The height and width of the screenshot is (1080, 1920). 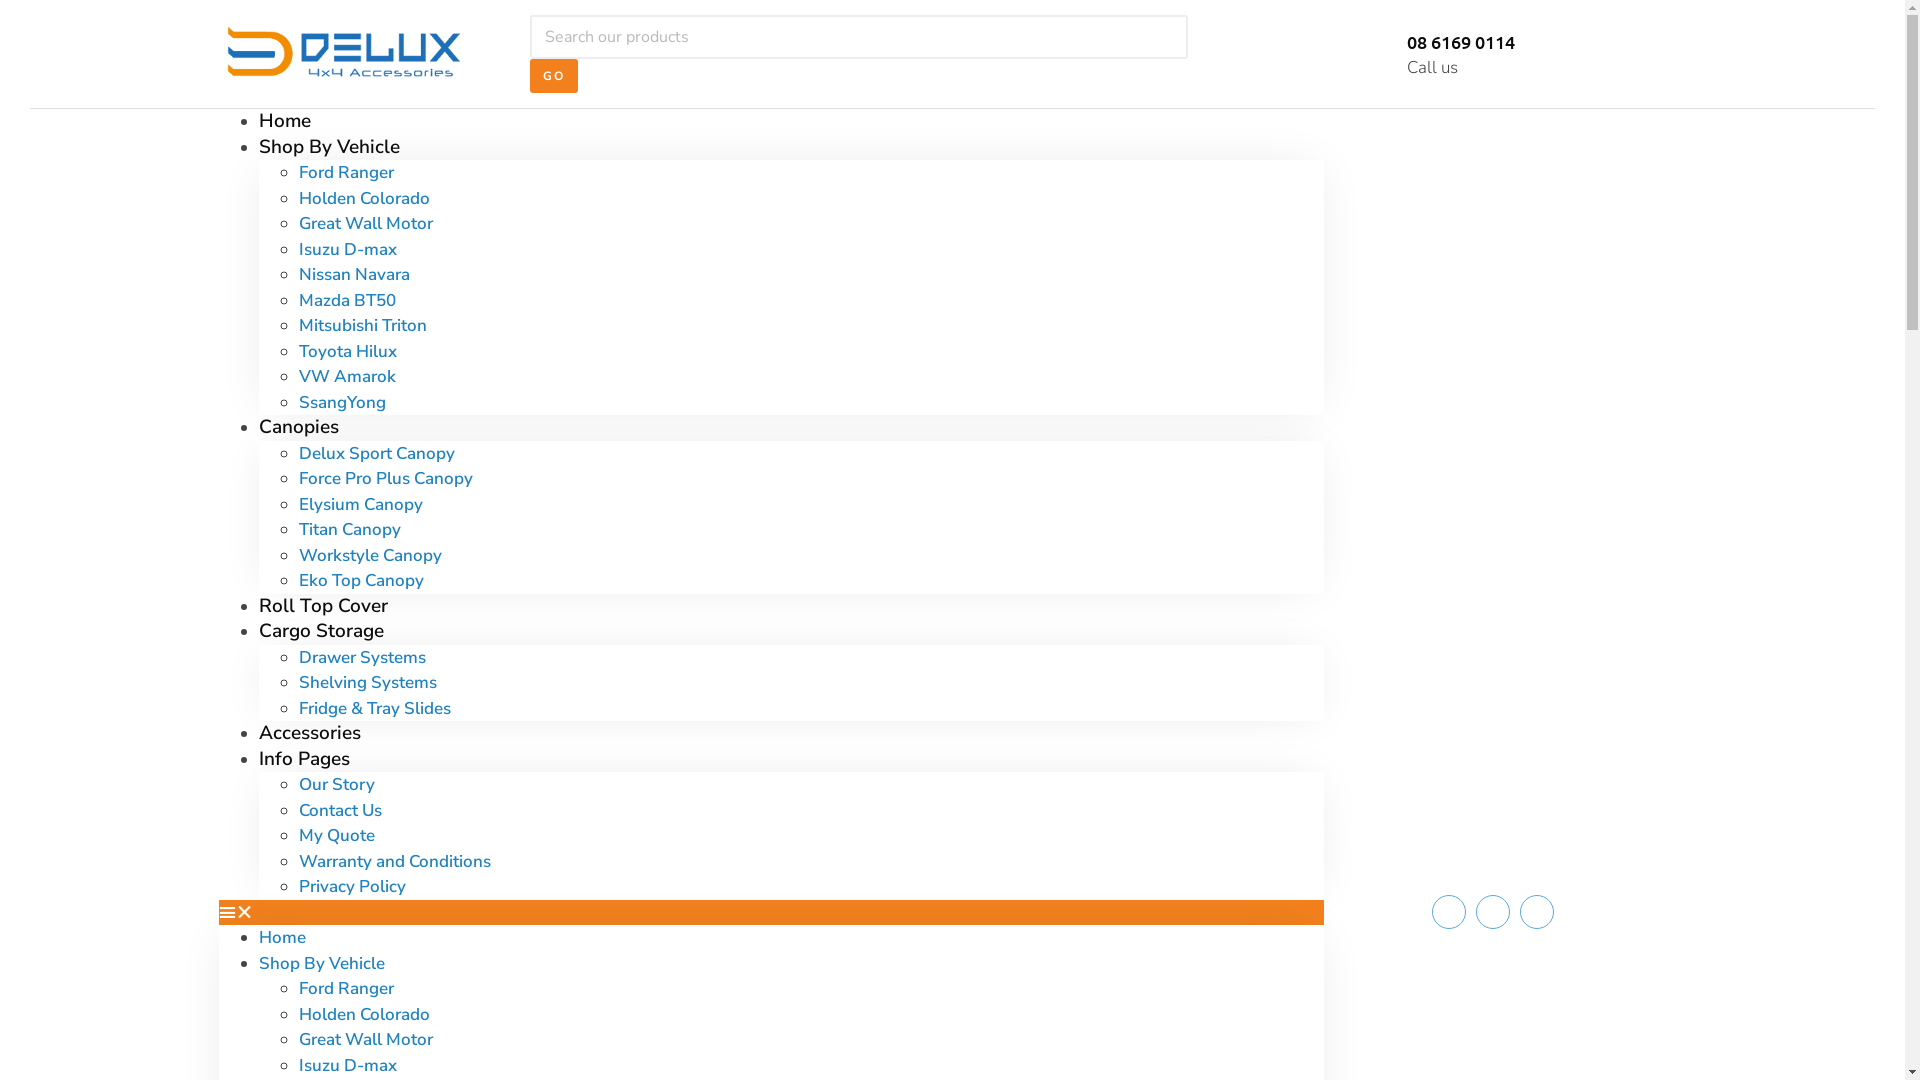 What do you see at coordinates (336, 835) in the screenshot?
I see `'My Quote'` at bounding box center [336, 835].